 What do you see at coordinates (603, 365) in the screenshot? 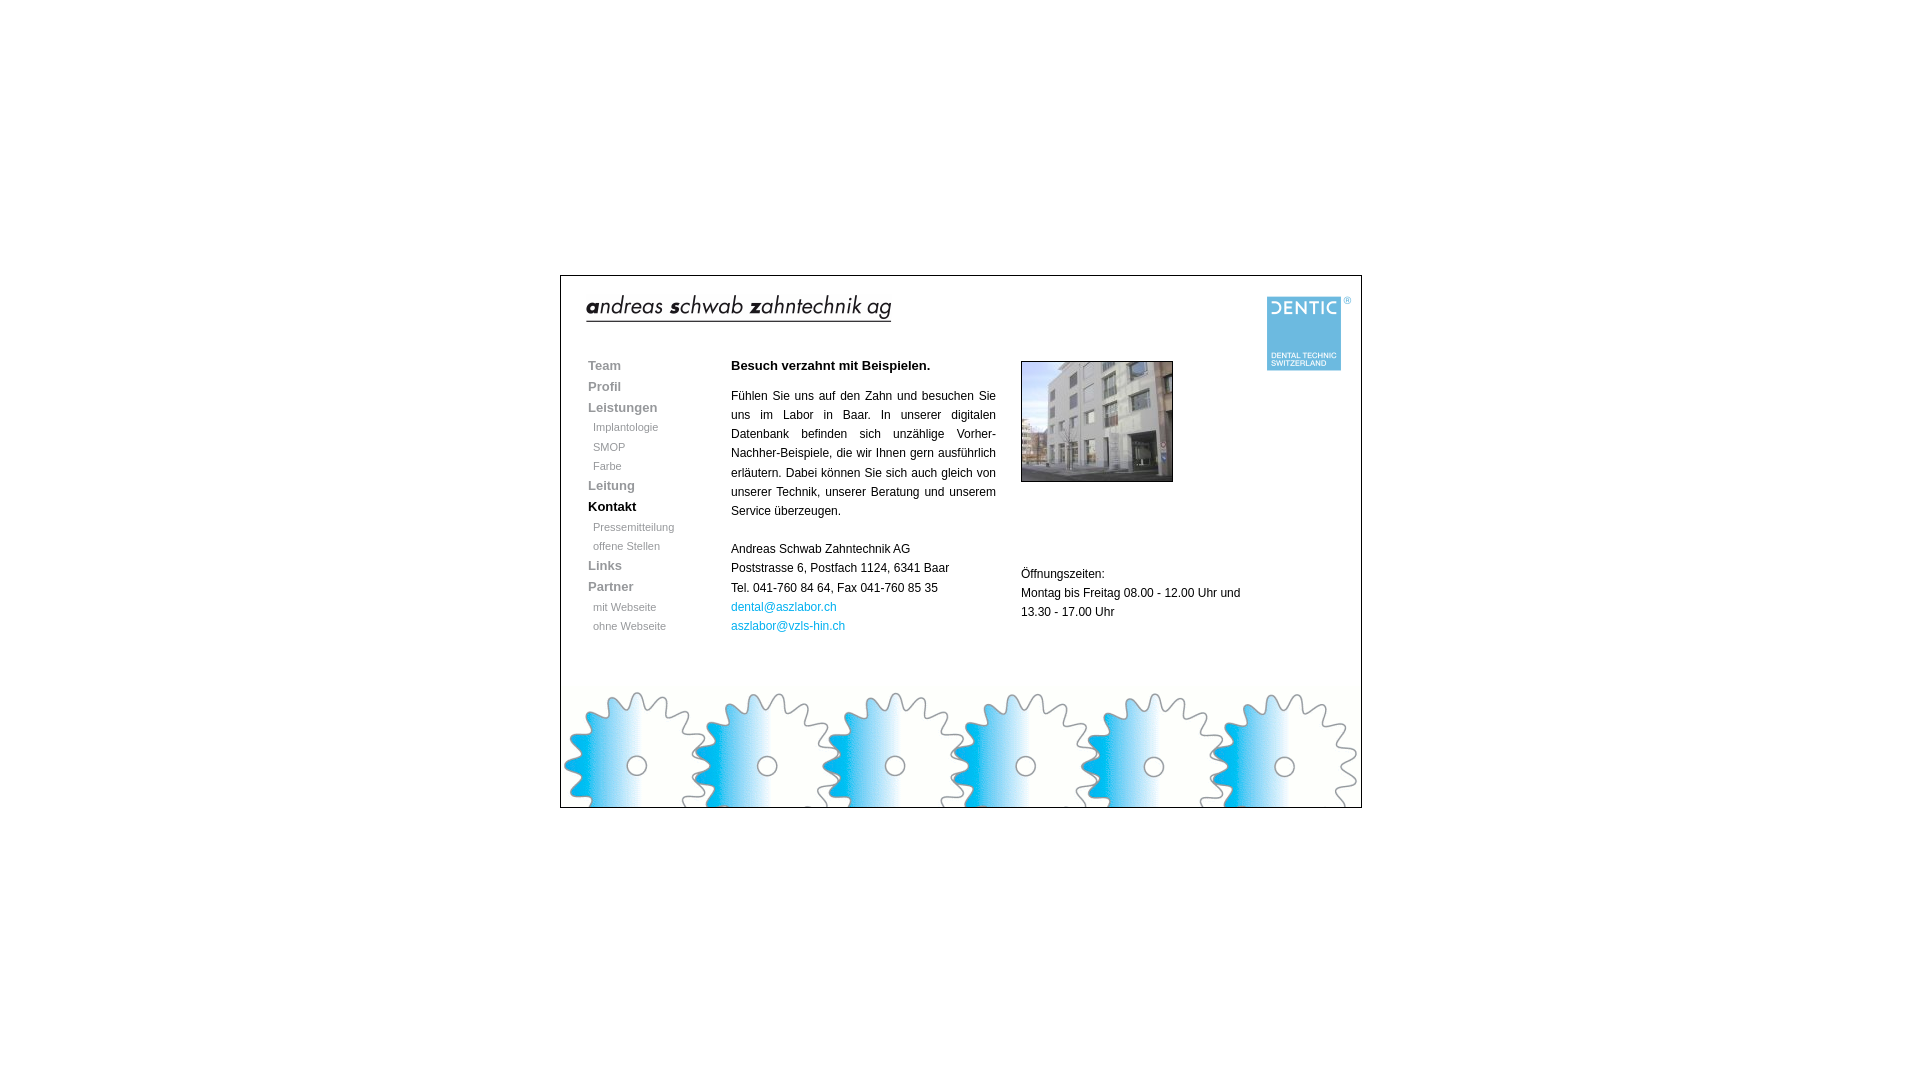
I see `'Team'` at bounding box center [603, 365].